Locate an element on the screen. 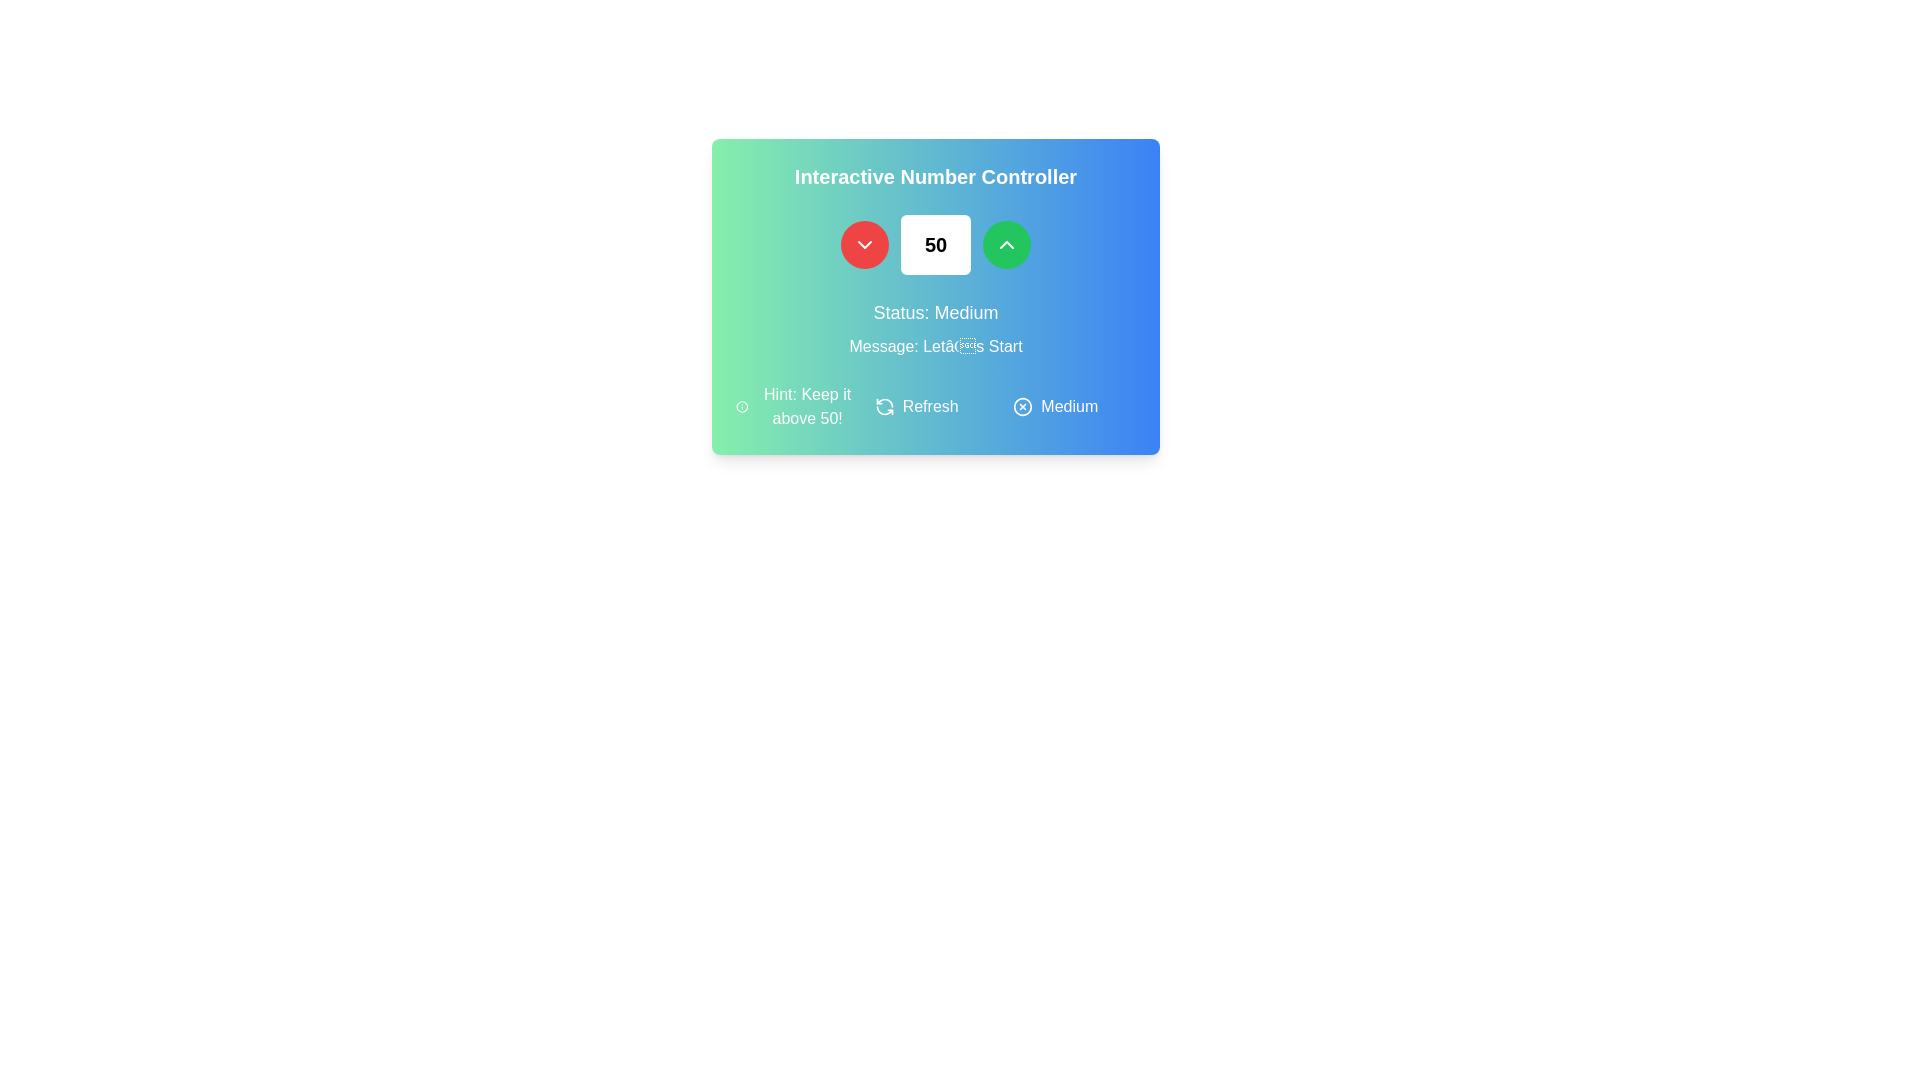  the text display box that shows the numeric value '50', which is styled with a white background, rounded corners, and bold black font is located at coordinates (935, 244).